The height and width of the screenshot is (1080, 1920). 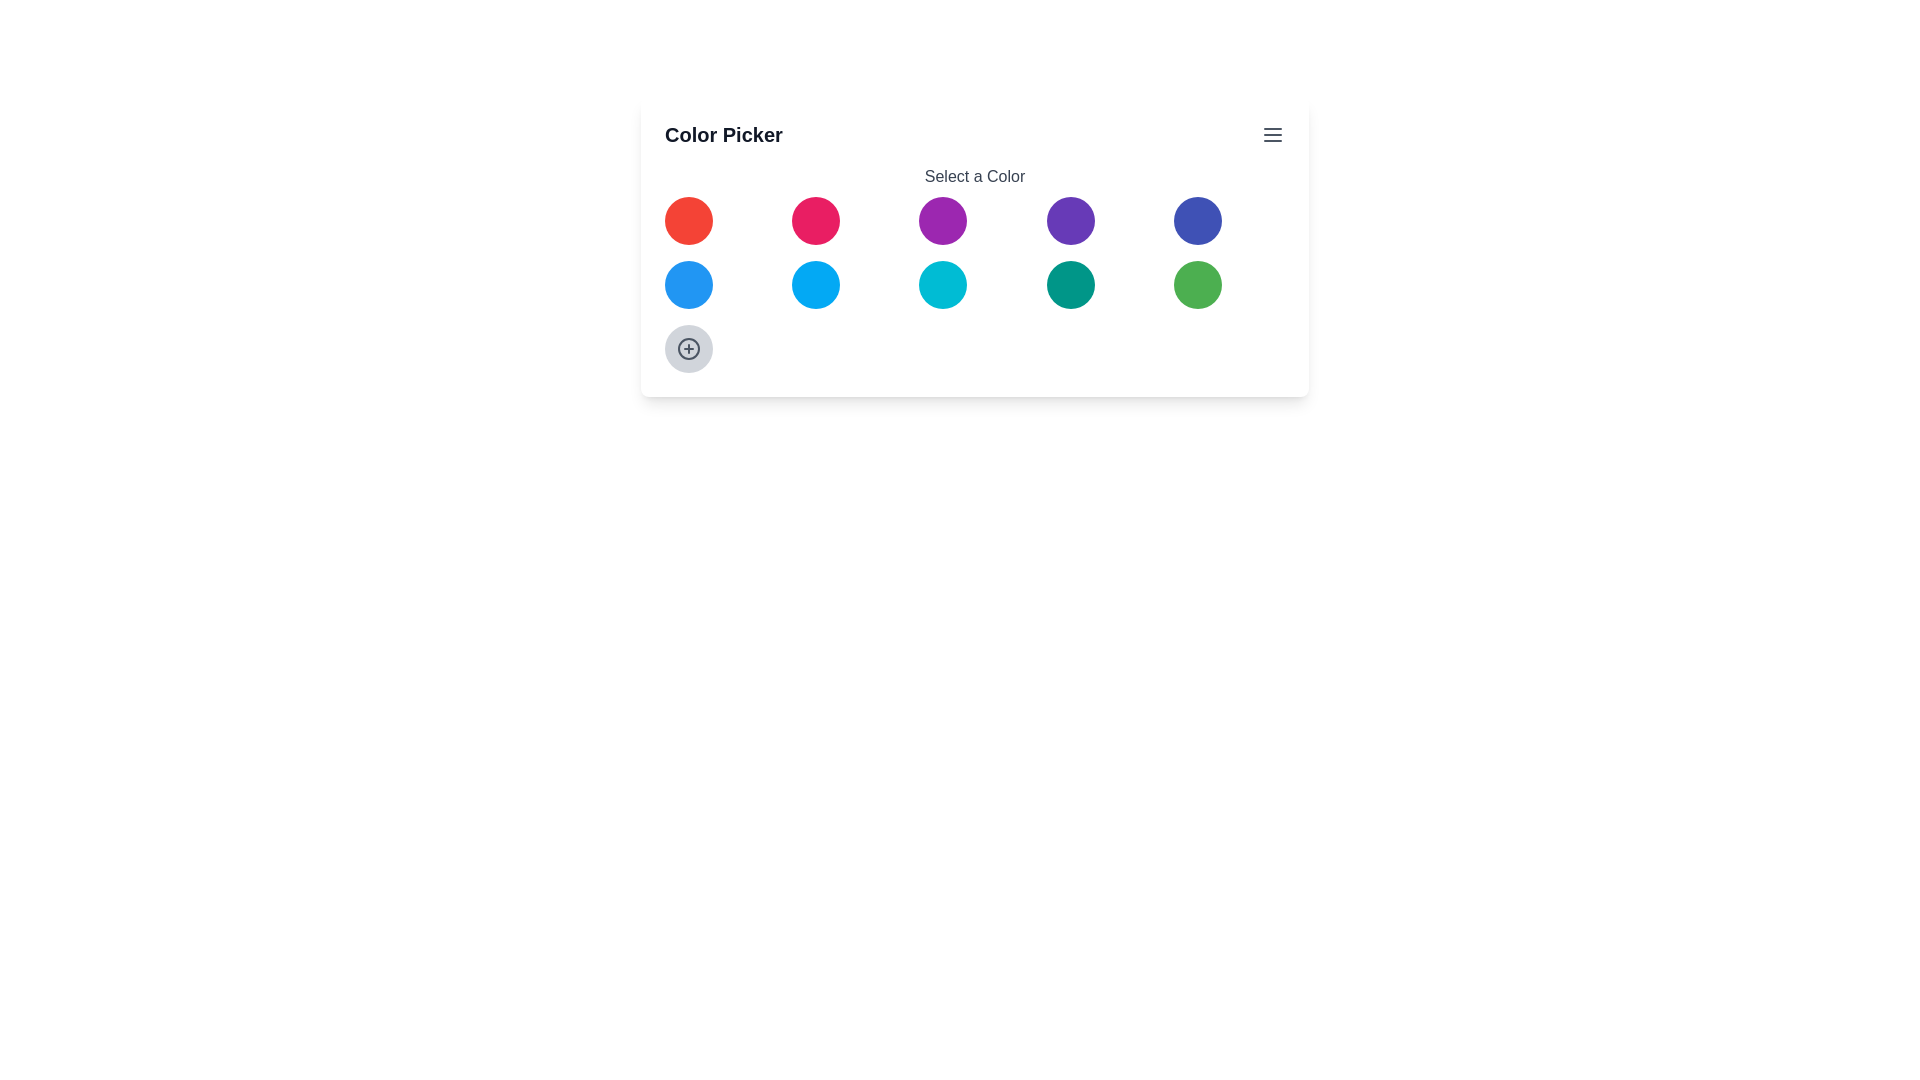 What do you see at coordinates (1196, 220) in the screenshot?
I see `the color circle with color indigo` at bounding box center [1196, 220].